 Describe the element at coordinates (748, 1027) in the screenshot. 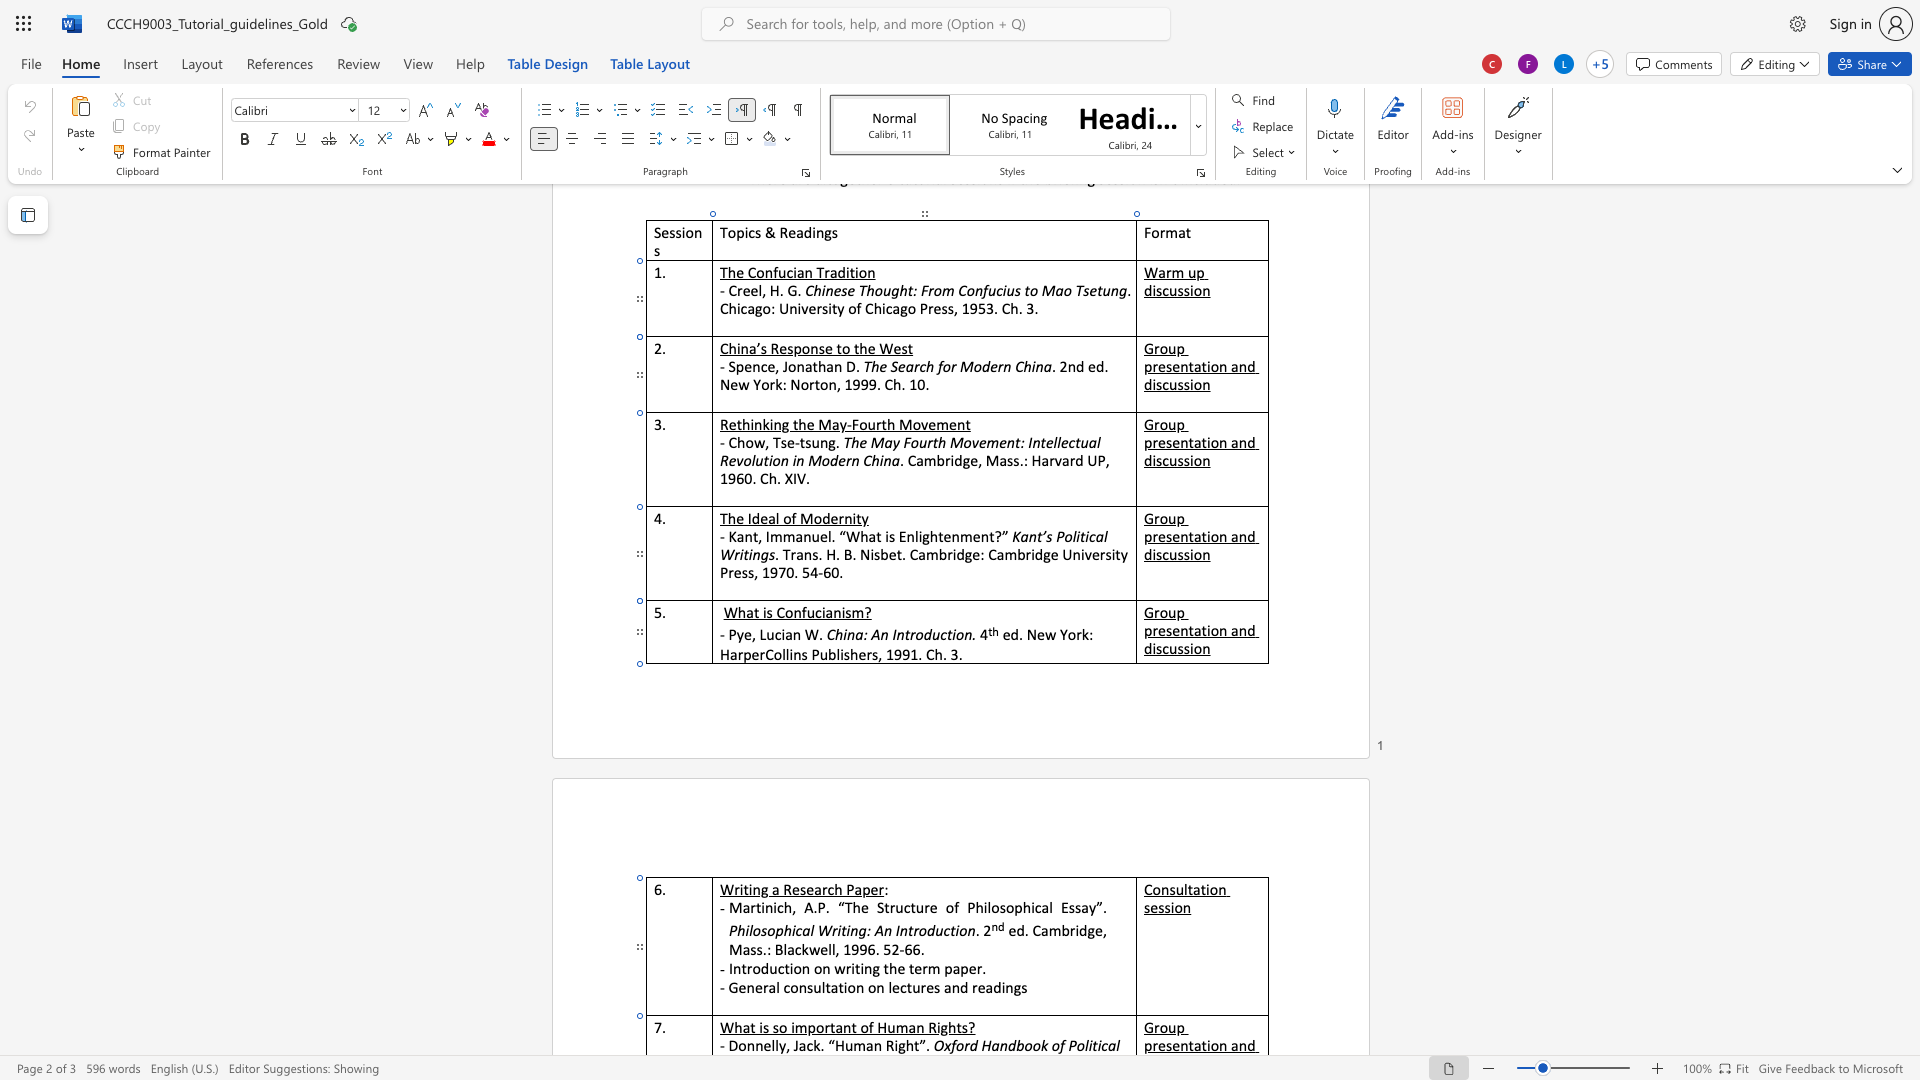

I see `the space between the continuous character "a" and "t" in the text` at that location.